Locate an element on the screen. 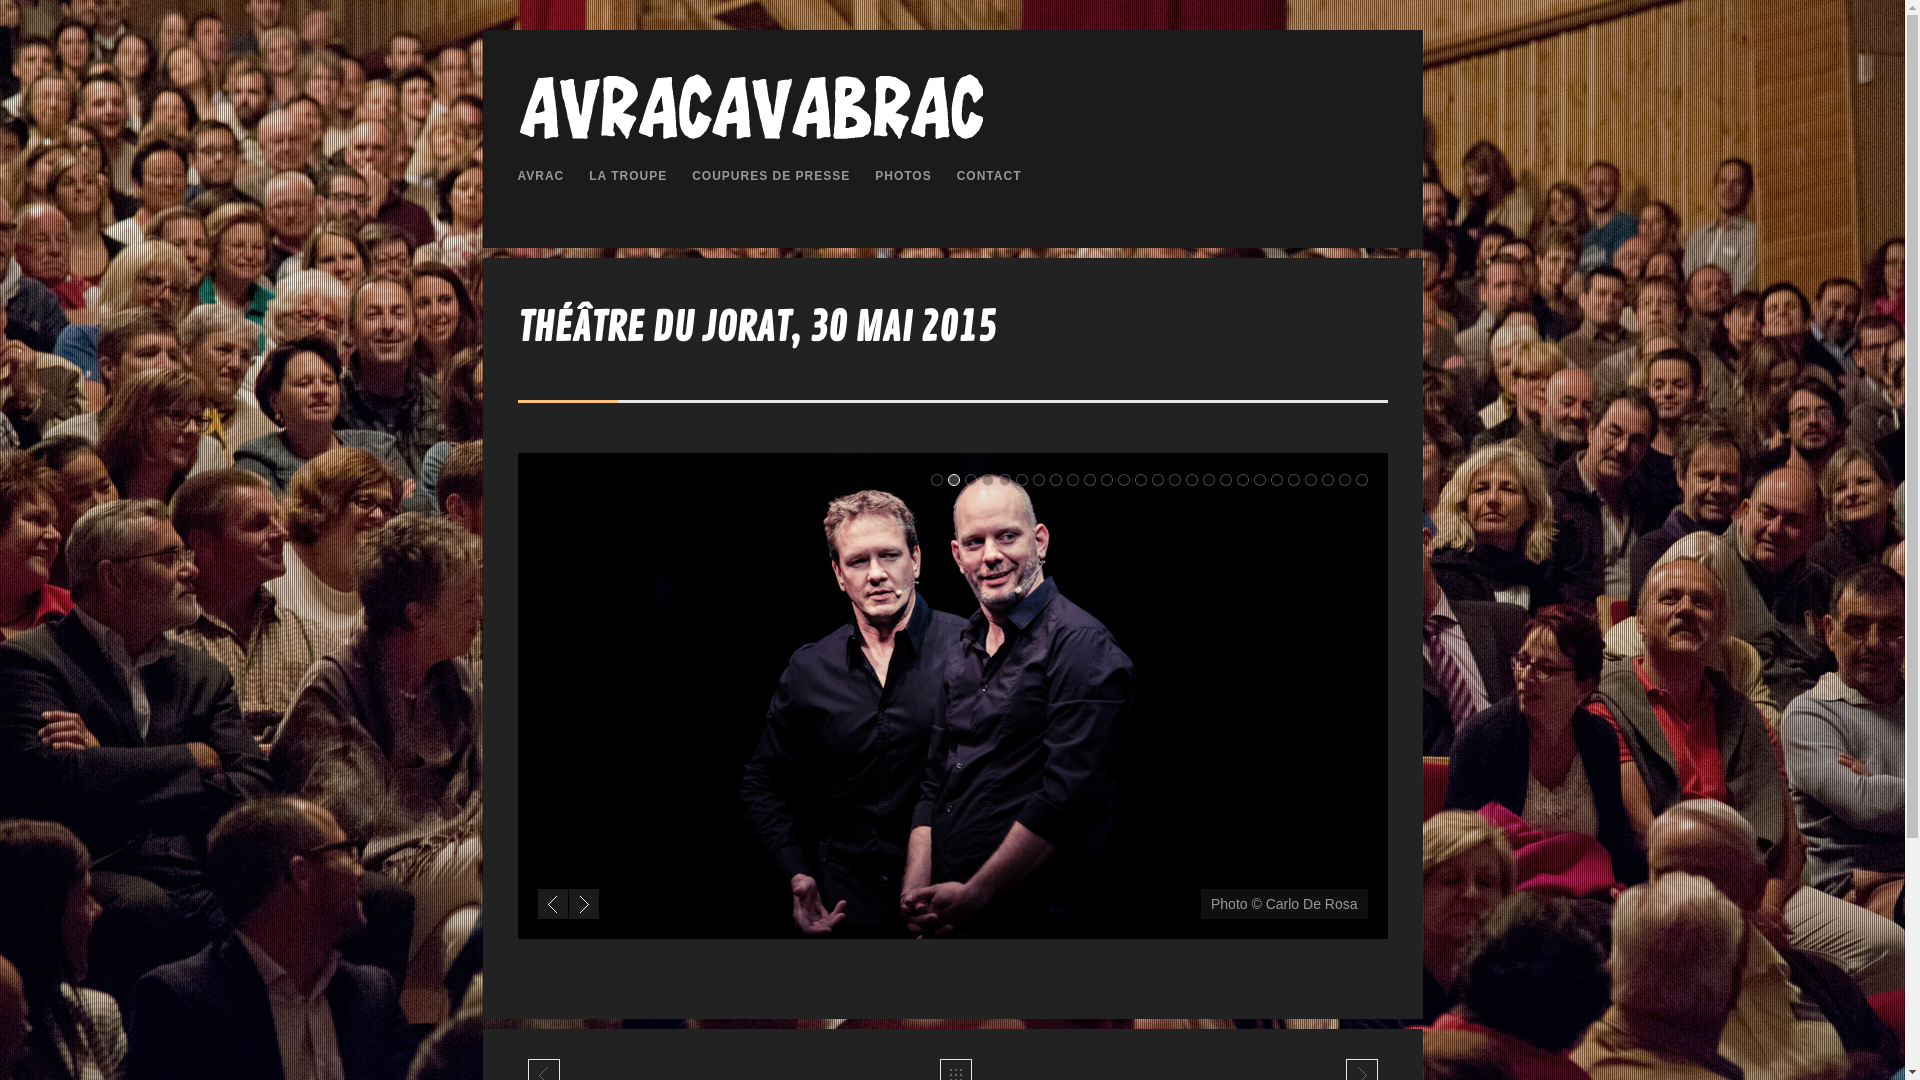 The image size is (1920, 1080). 'Next' is located at coordinates (581, 903).